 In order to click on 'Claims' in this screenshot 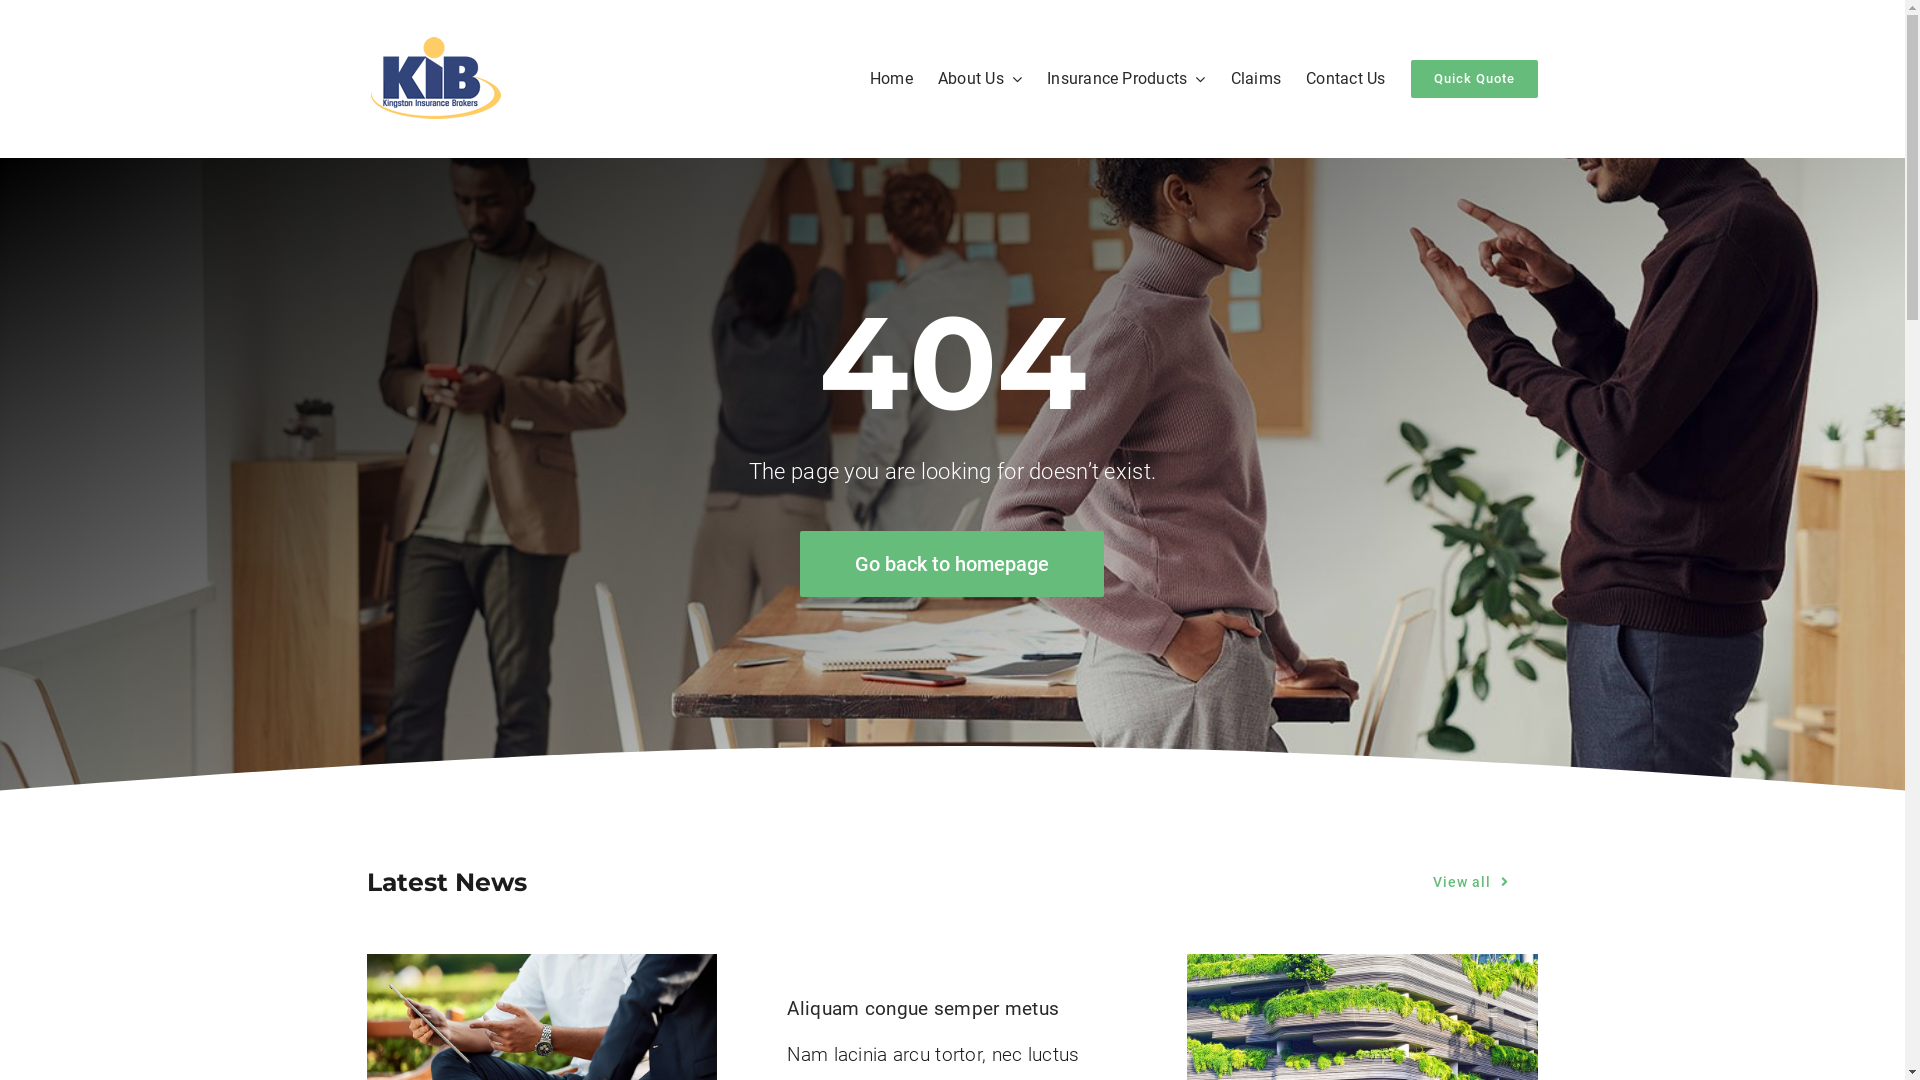, I will do `click(1229, 77)`.